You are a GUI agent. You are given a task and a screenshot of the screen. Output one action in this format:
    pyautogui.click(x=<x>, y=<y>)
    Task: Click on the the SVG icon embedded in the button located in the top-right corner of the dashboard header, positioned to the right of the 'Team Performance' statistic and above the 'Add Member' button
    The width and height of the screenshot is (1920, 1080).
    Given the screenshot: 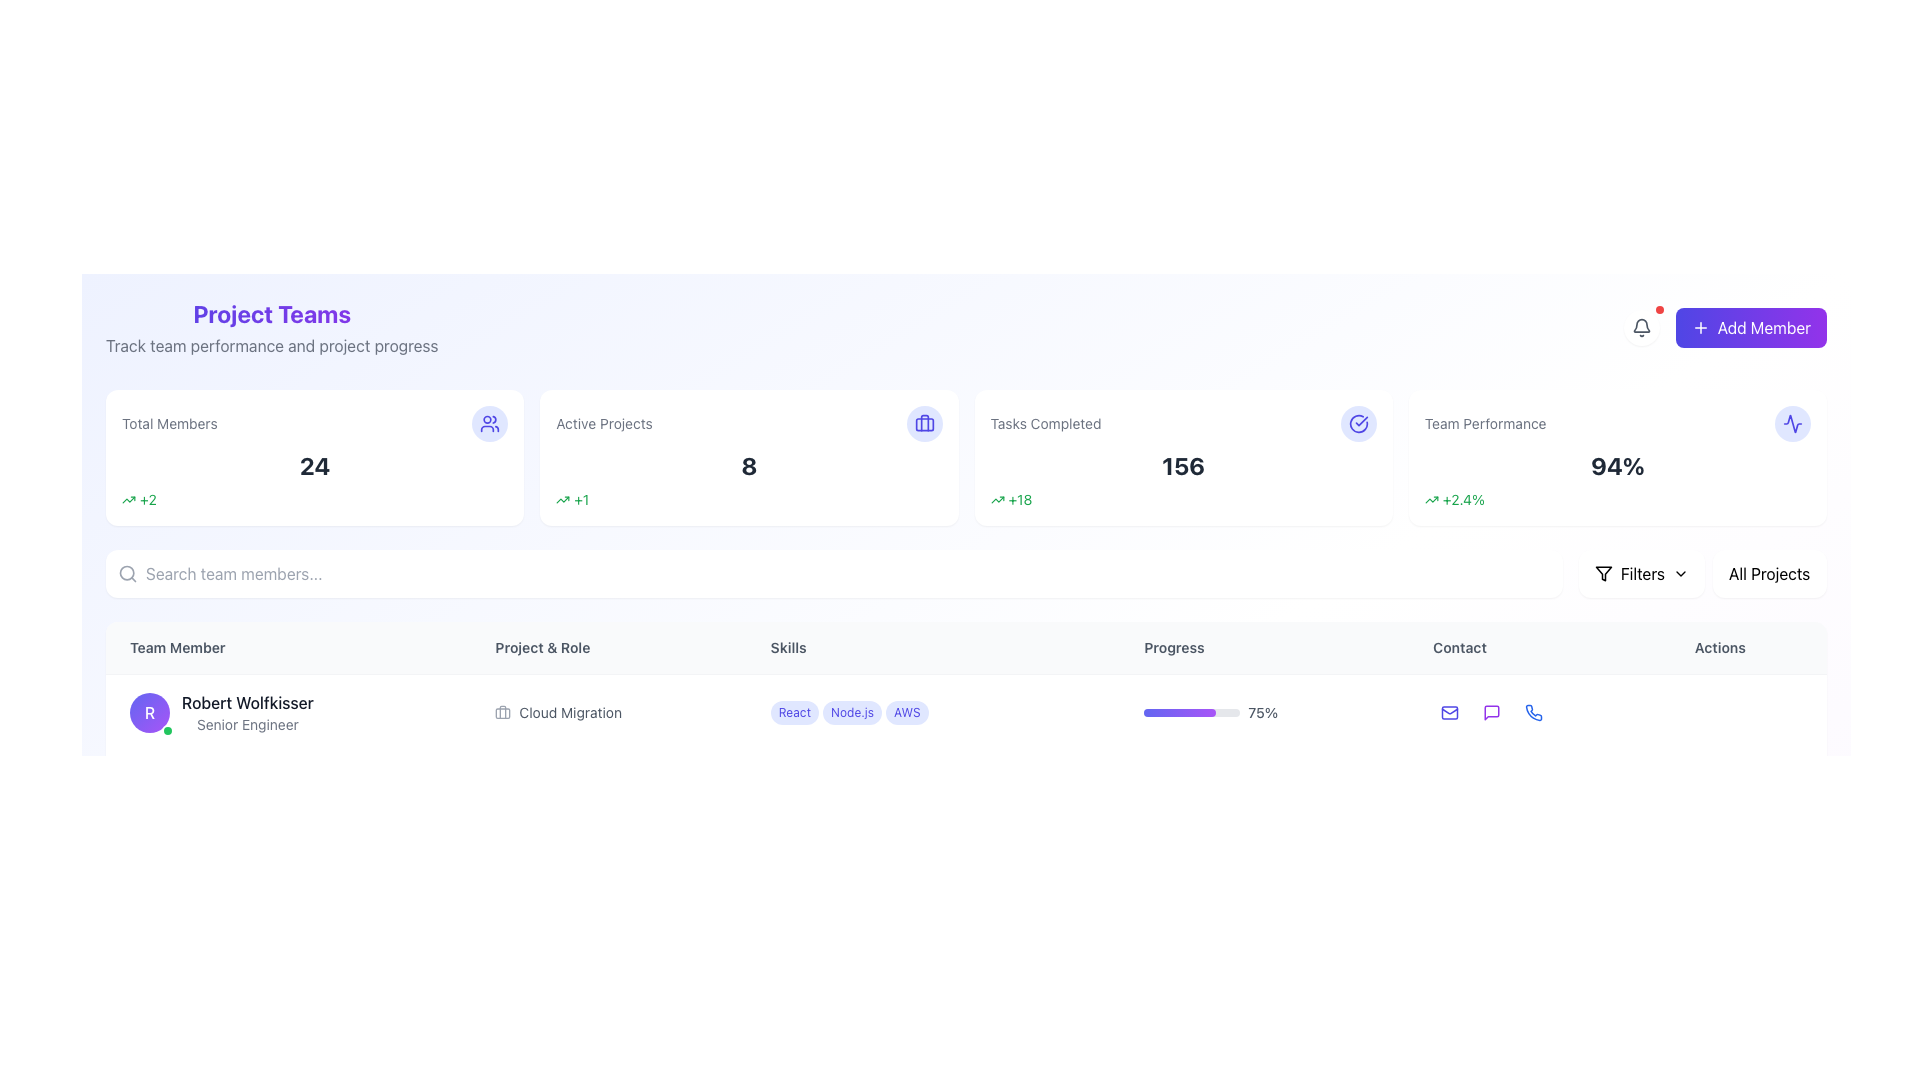 What is the action you would take?
    pyautogui.click(x=1793, y=423)
    